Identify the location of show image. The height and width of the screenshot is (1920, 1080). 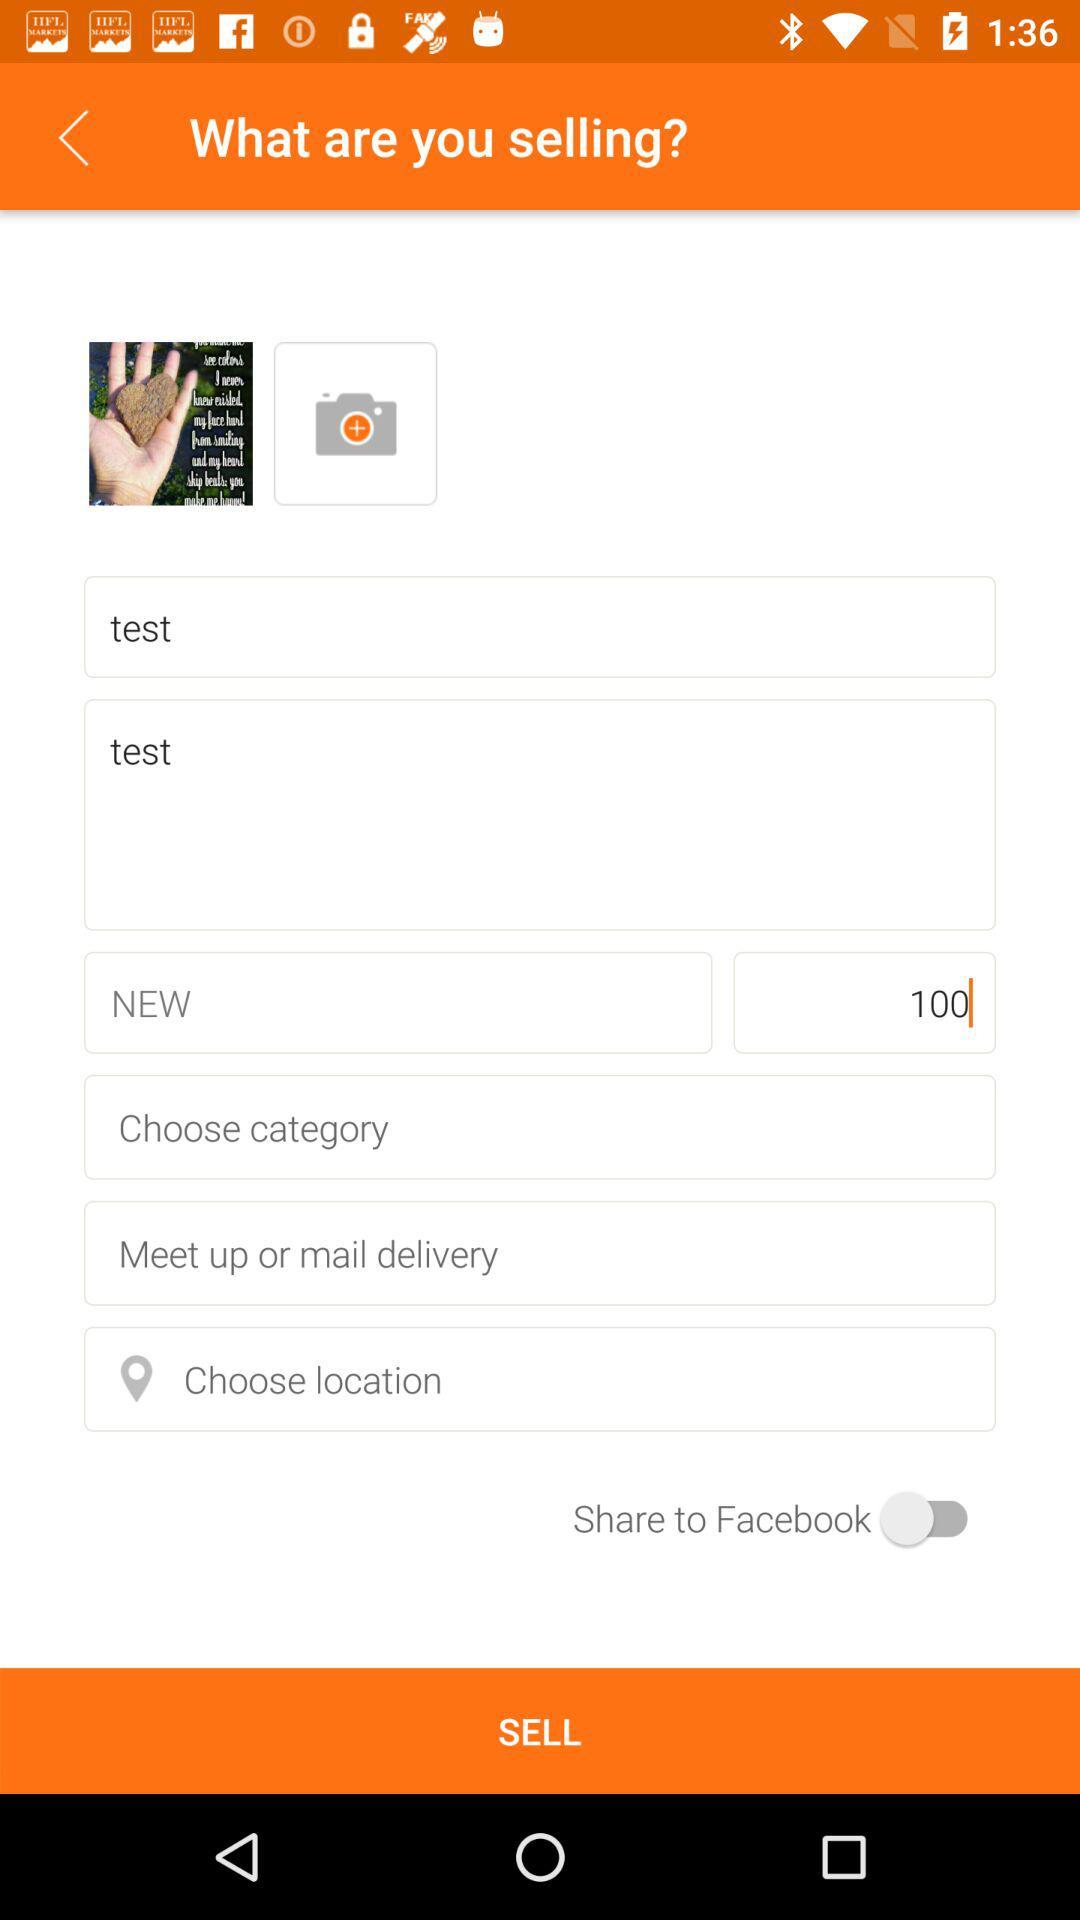
(169, 422).